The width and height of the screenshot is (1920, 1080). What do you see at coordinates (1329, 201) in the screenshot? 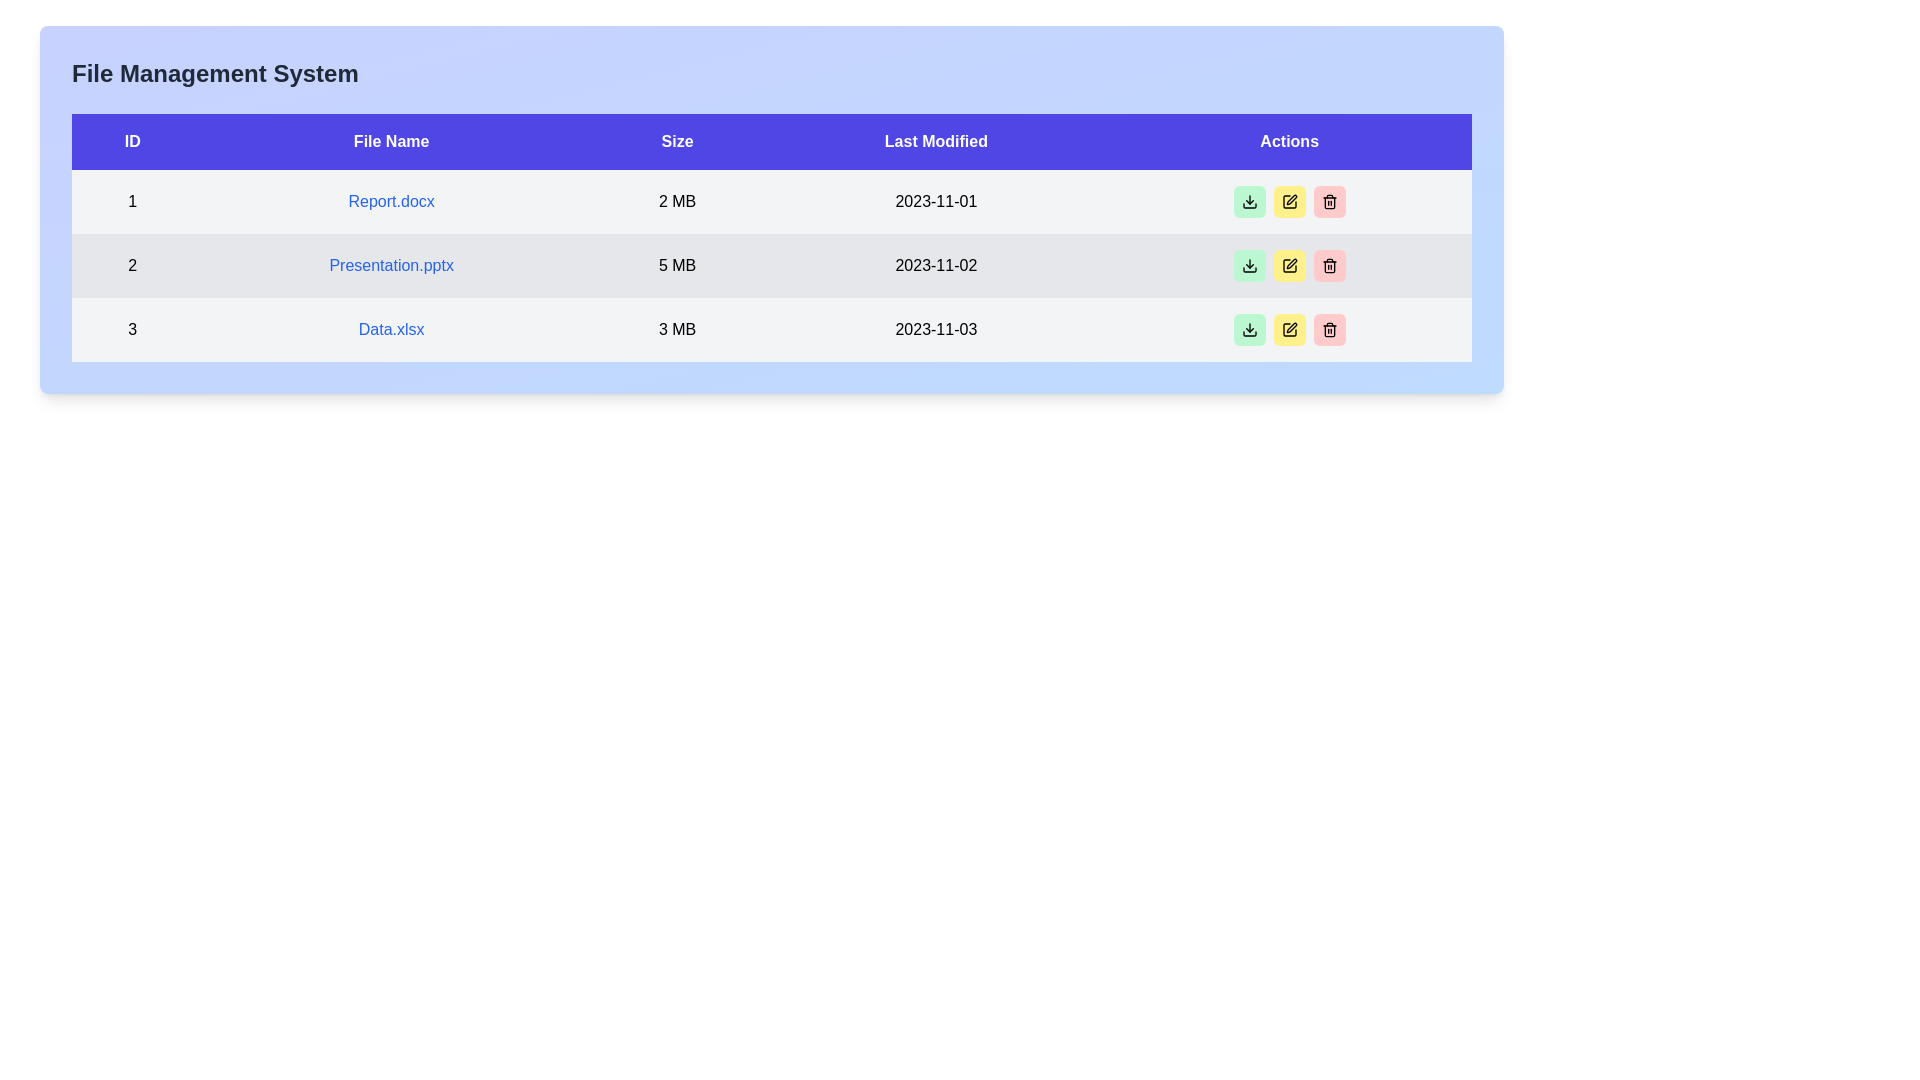
I see `the delete button with a red background and trash bin icon located in the 'Actions' column of the first file's row in the file management table` at bounding box center [1329, 201].